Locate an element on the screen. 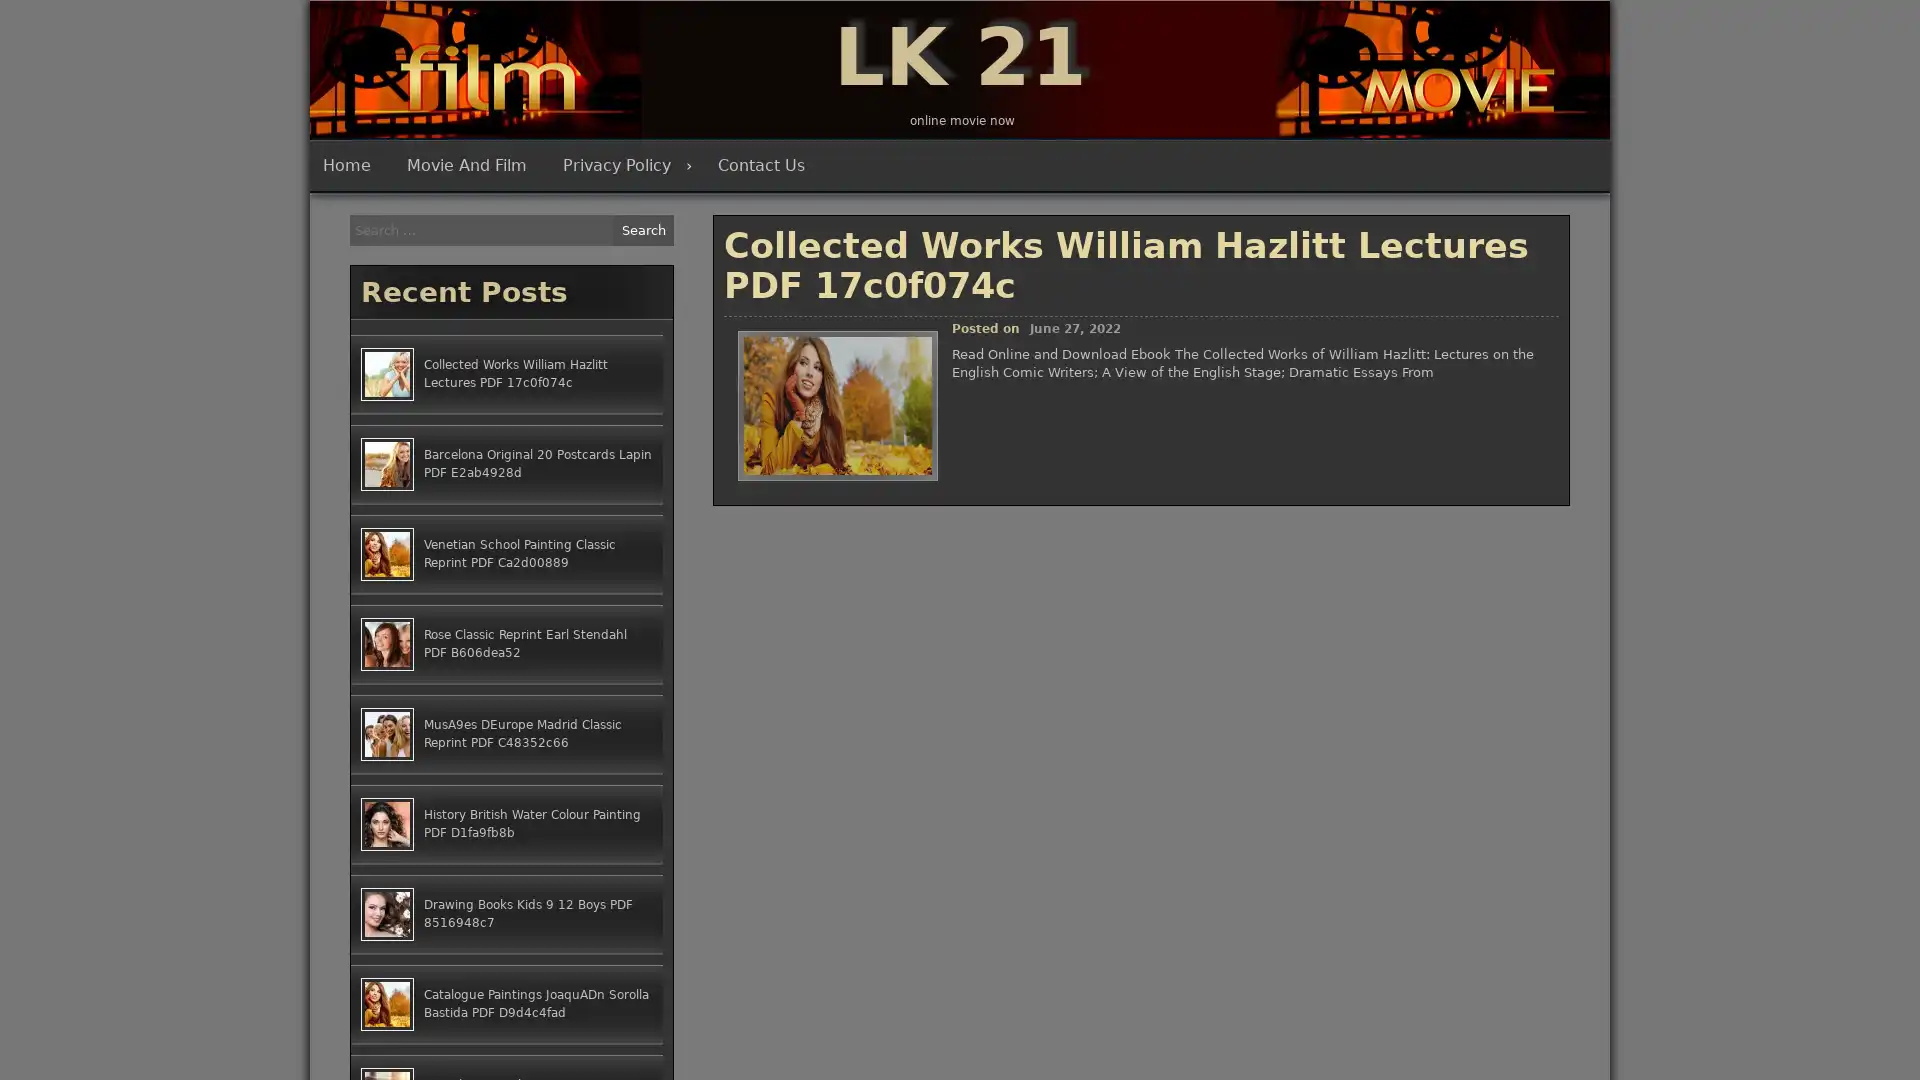  Search is located at coordinates (643, 229).